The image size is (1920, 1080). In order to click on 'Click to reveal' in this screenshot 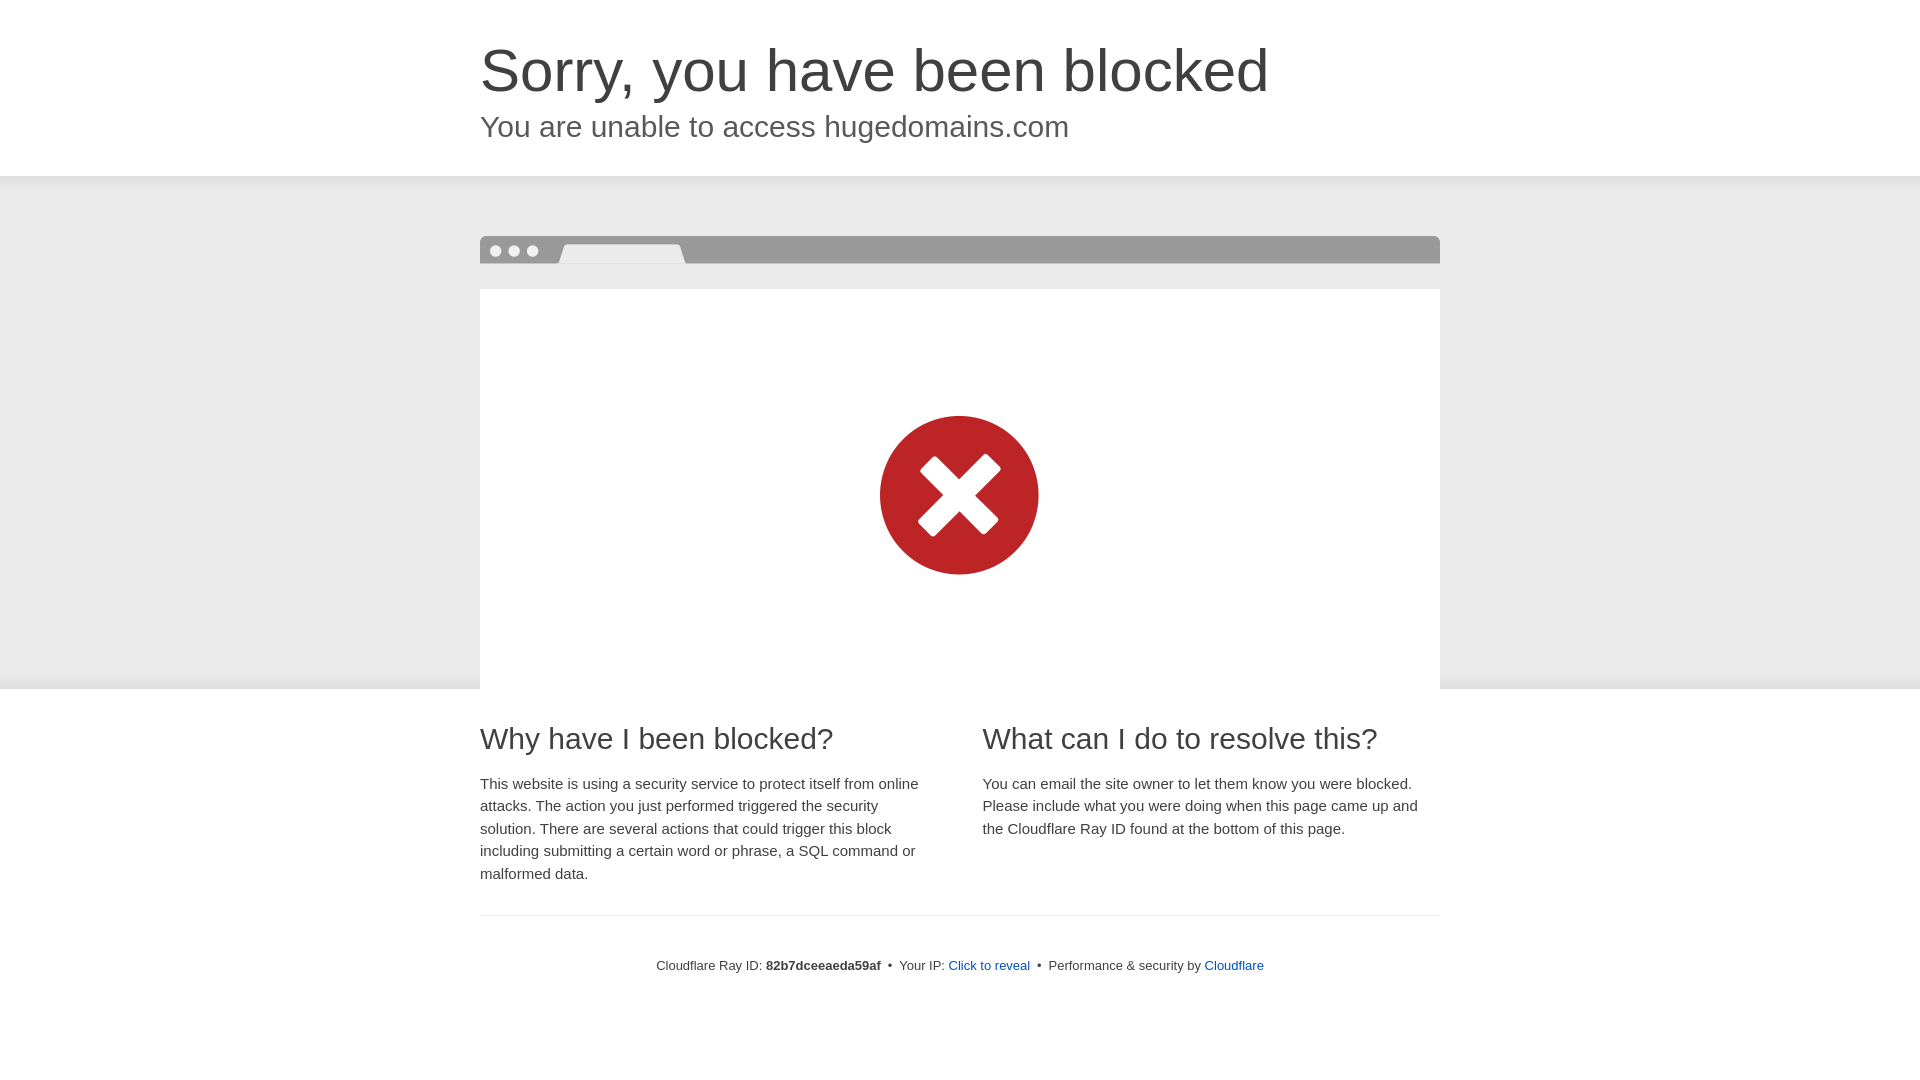, I will do `click(948, 964)`.